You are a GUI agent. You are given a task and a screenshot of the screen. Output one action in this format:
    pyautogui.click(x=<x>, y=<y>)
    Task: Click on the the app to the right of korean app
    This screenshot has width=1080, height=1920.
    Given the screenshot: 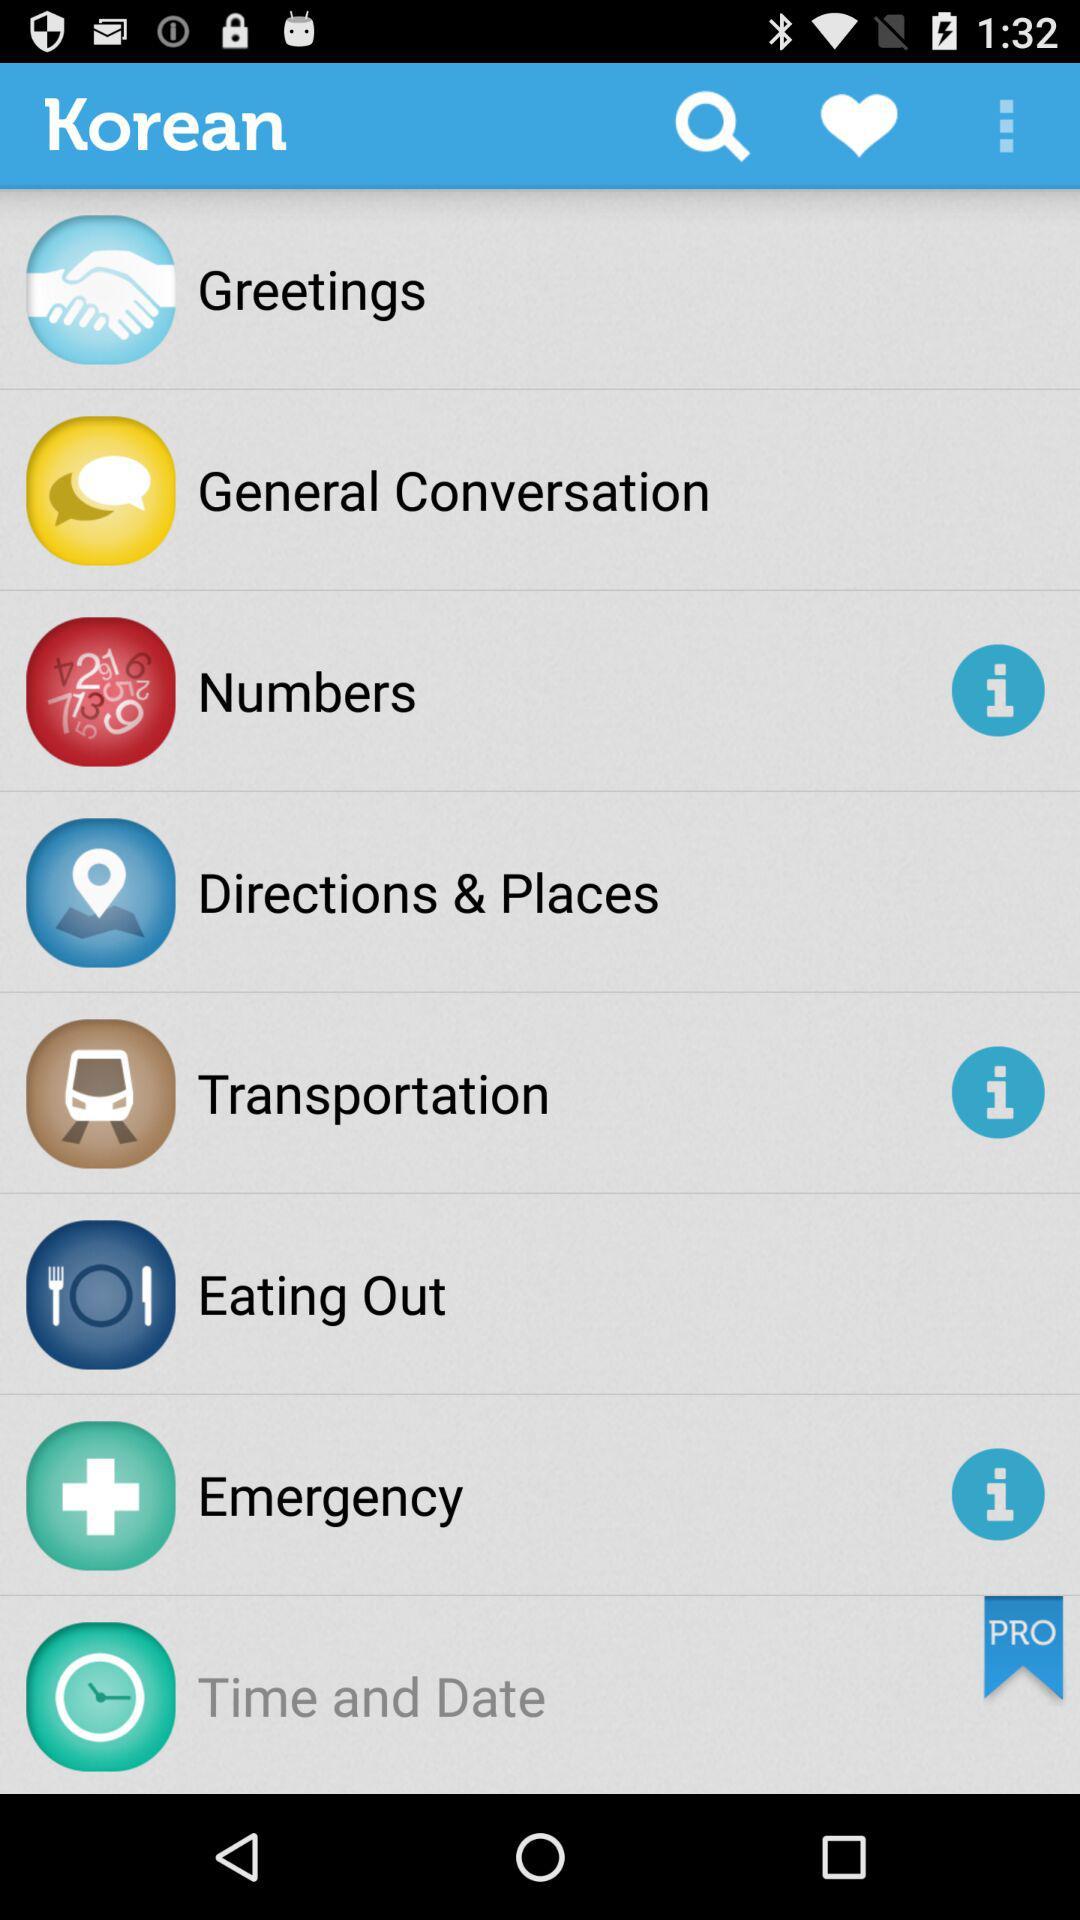 What is the action you would take?
    pyautogui.click(x=711, y=124)
    